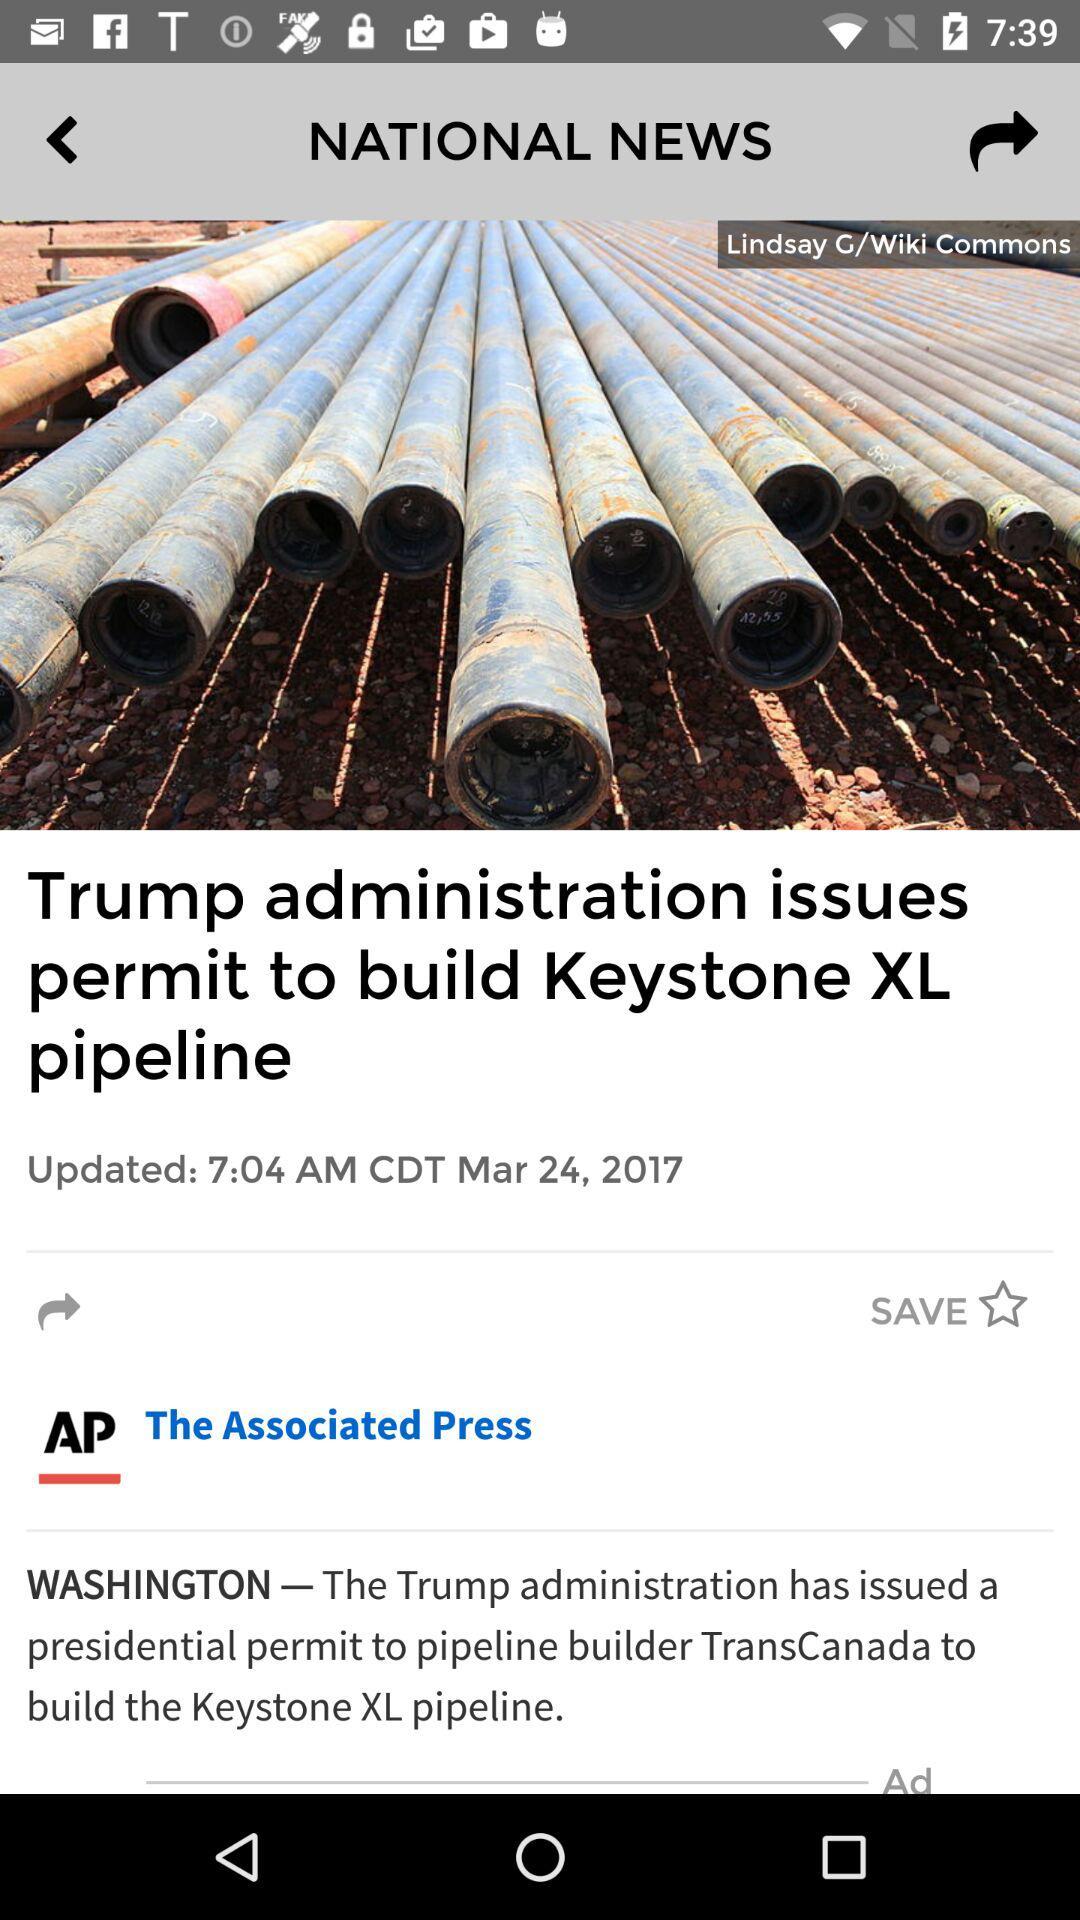 This screenshot has width=1080, height=1920. I want to click on icon to the left of national news, so click(107, 140).